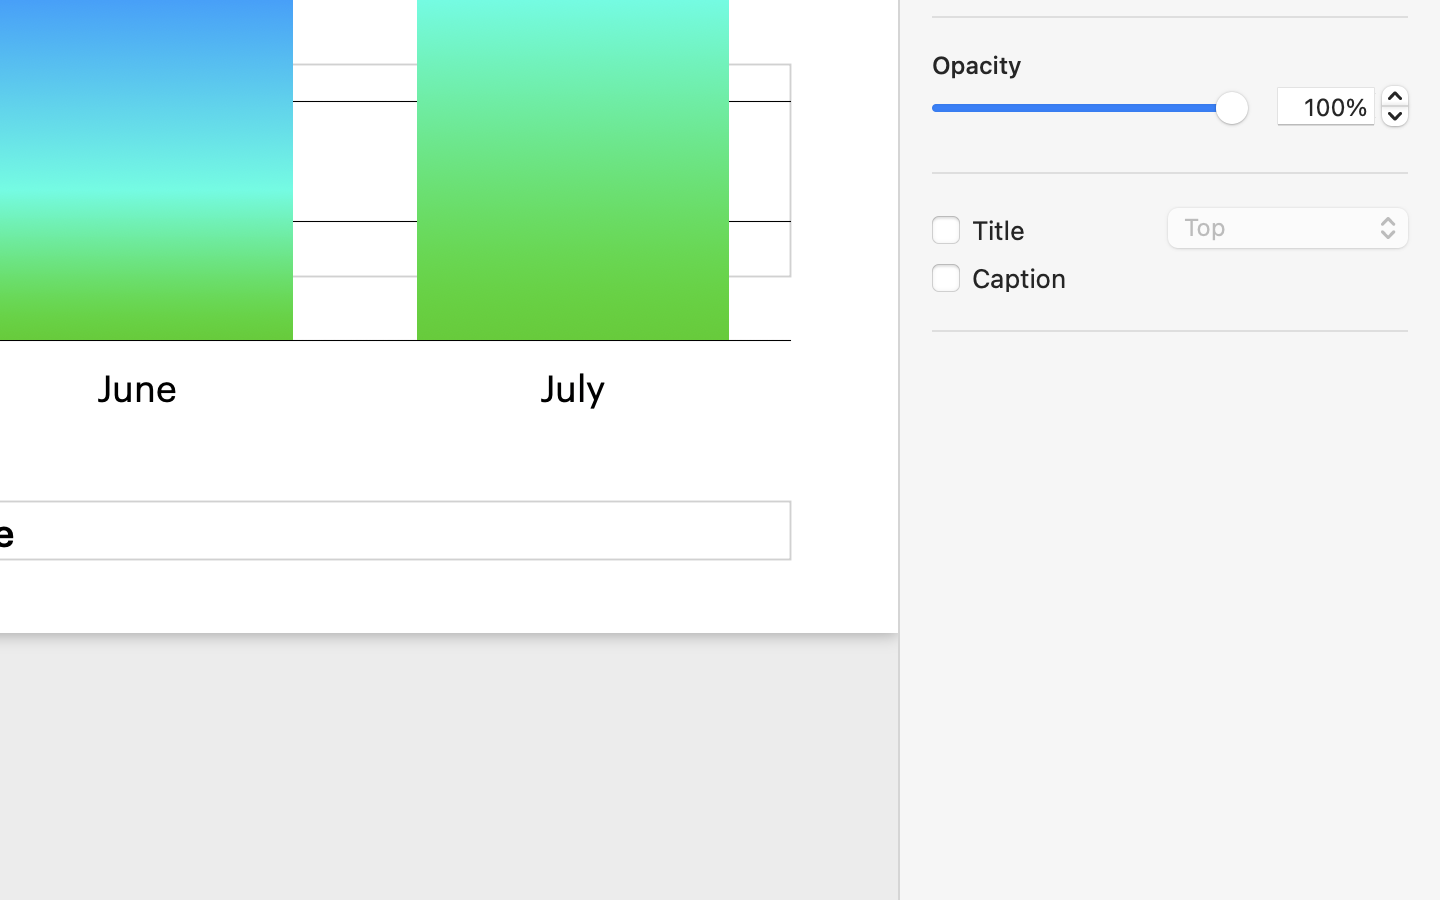  Describe the element at coordinates (1288, 230) in the screenshot. I see `'Top'` at that location.